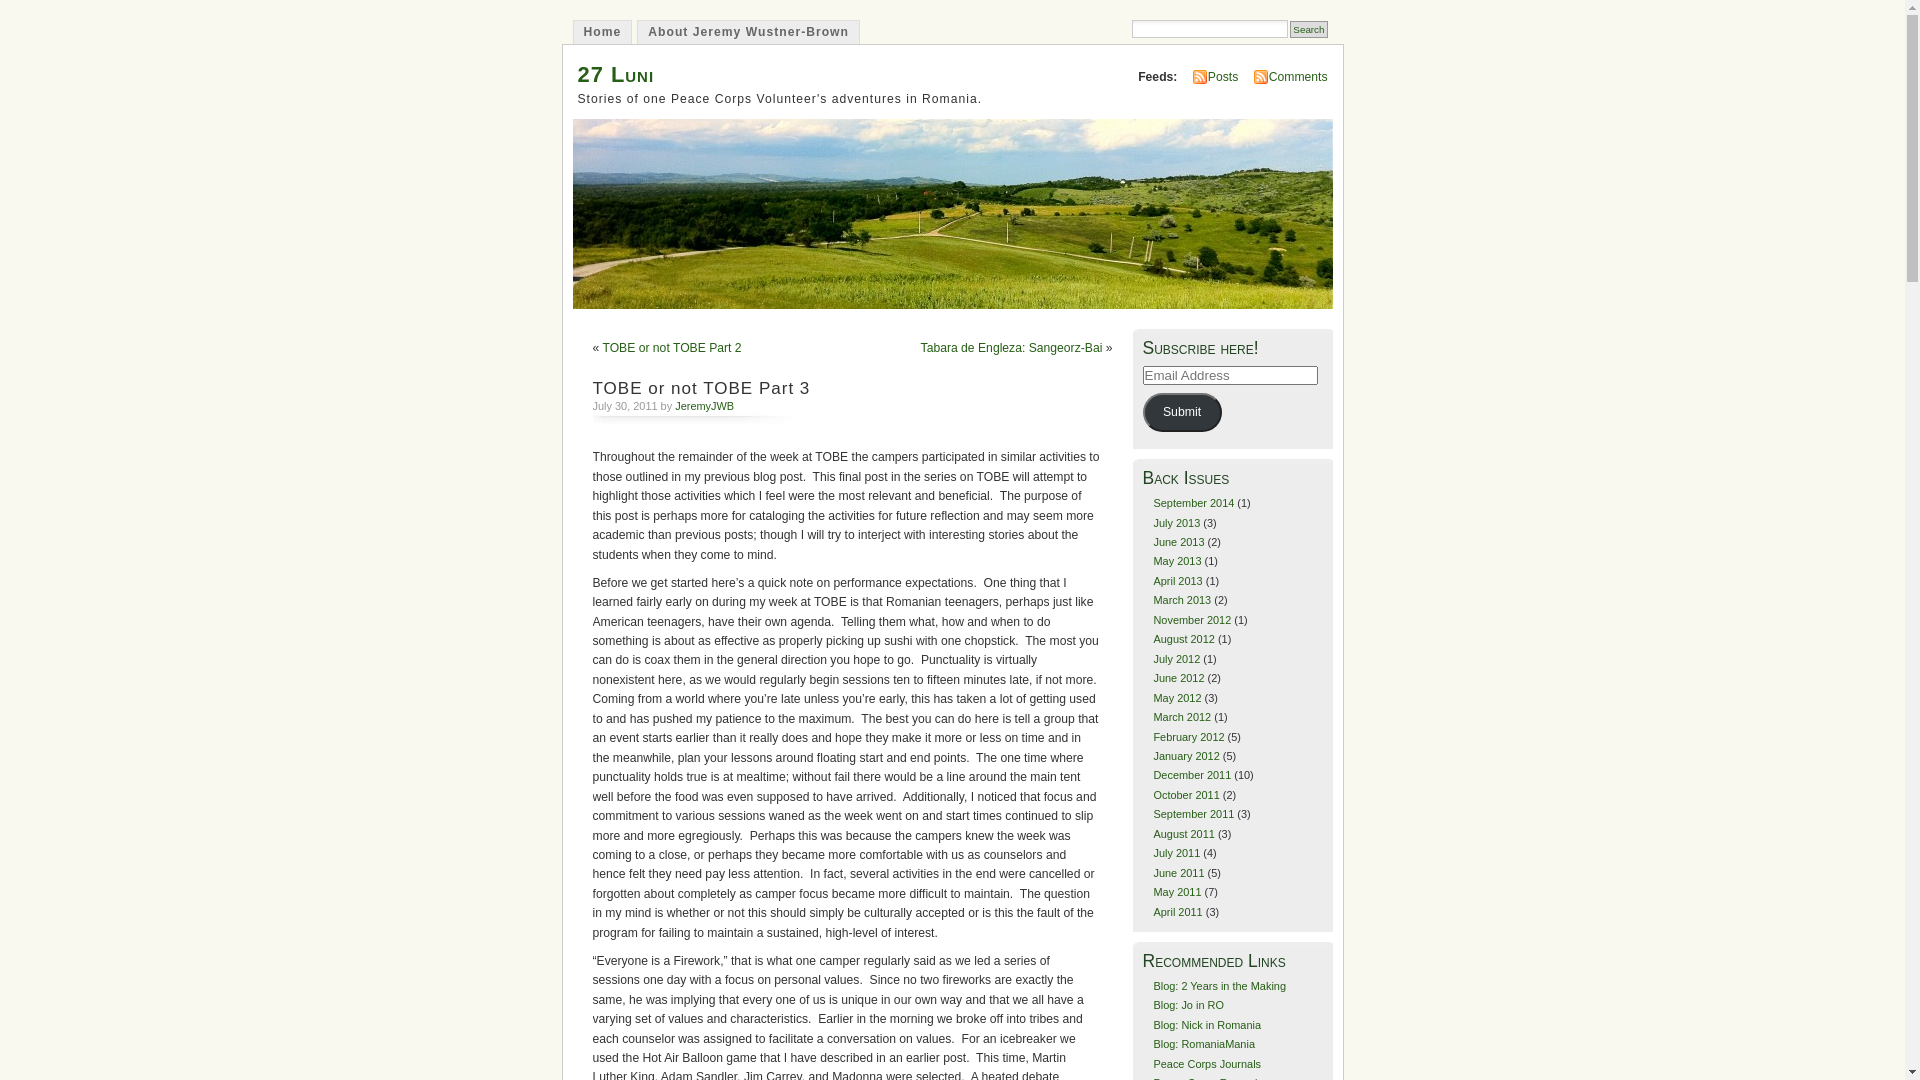 Image resolution: width=1920 pixels, height=1080 pixels. What do you see at coordinates (1308, 29) in the screenshot?
I see `'Search'` at bounding box center [1308, 29].